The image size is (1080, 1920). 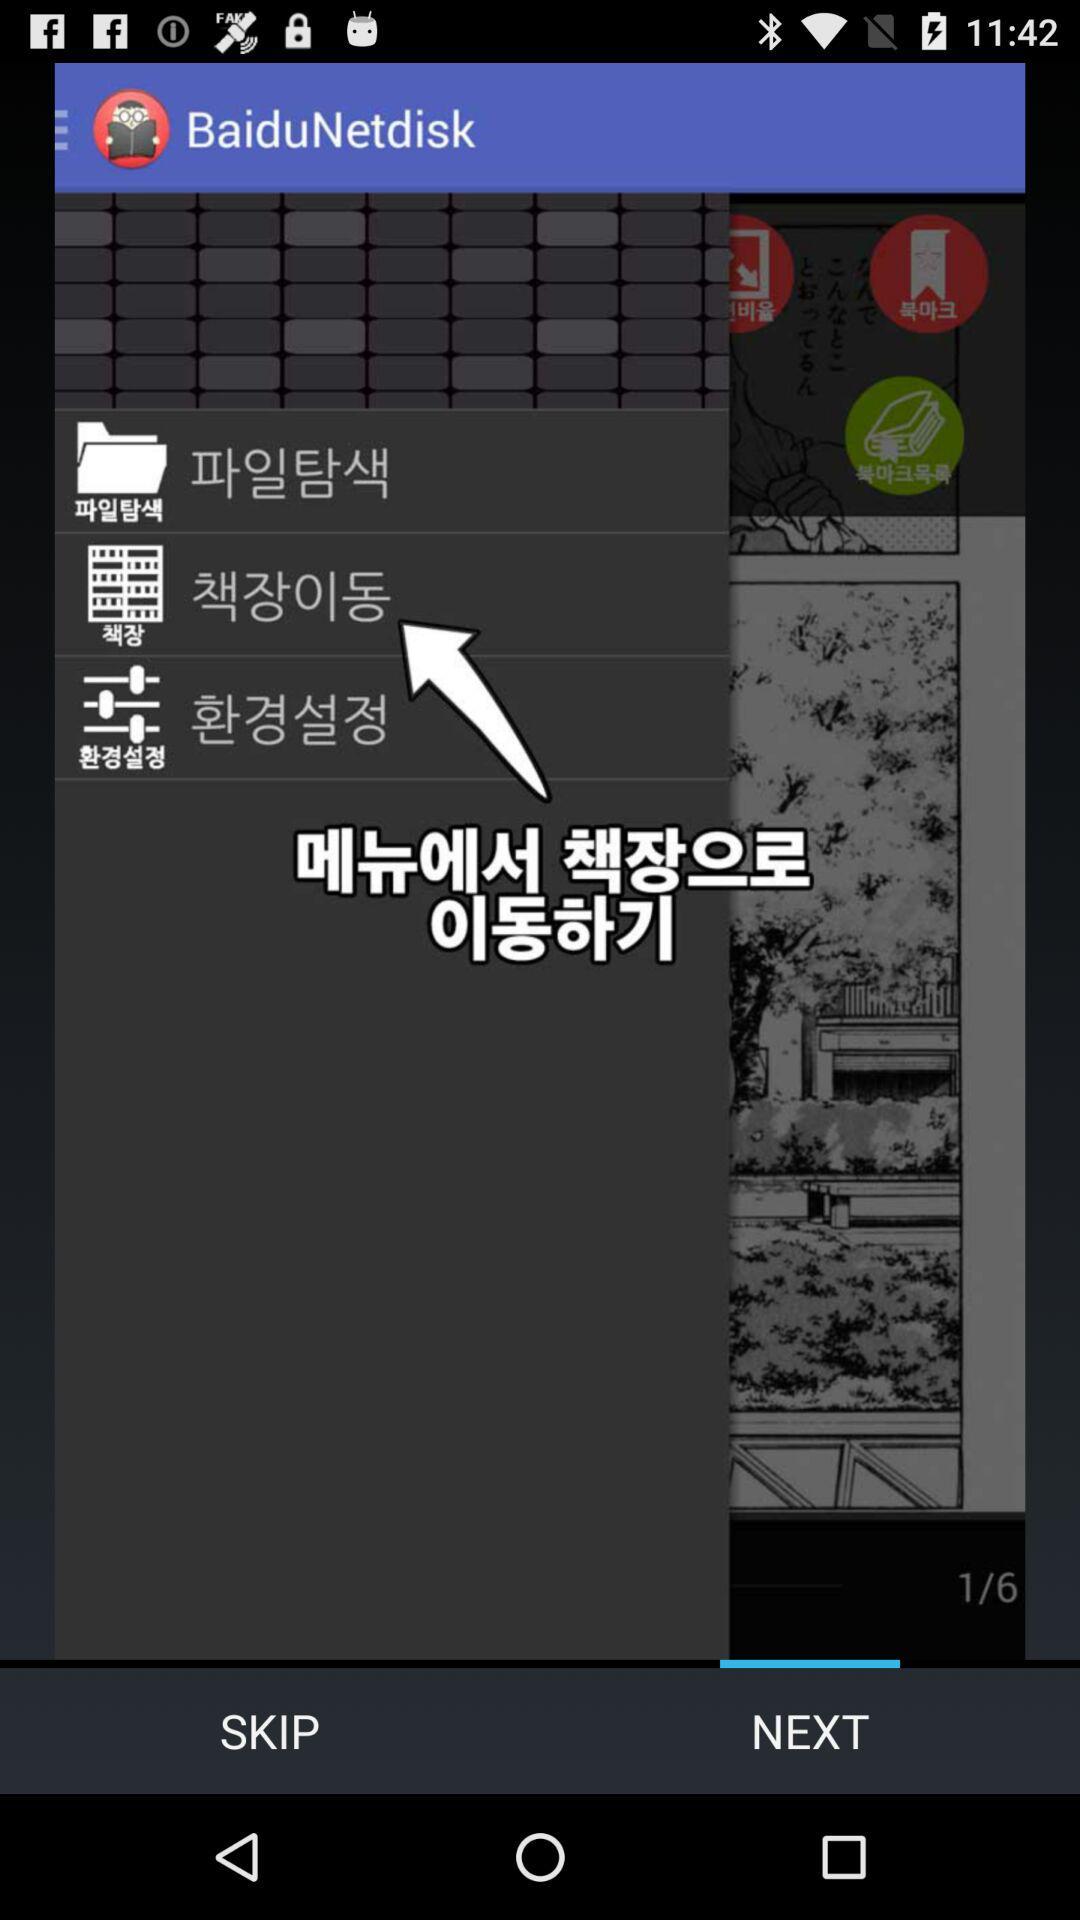 What do you see at coordinates (810, 1730) in the screenshot?
I see `the item at the bottom right corner` at bounding box center [810, 1730].